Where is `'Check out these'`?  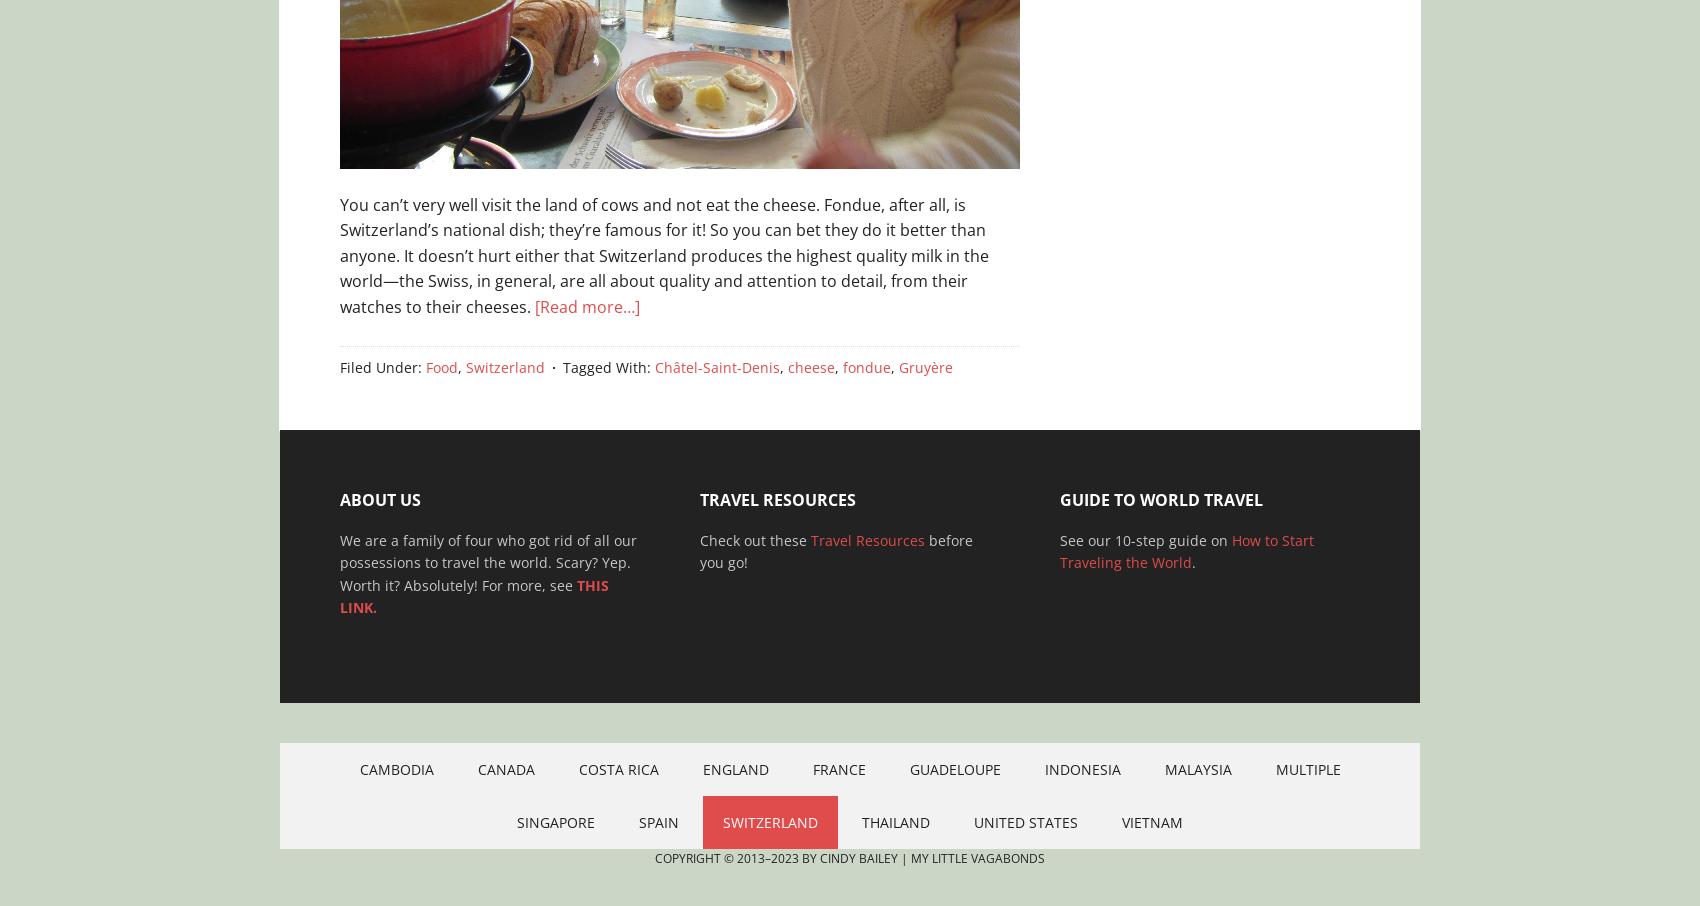
'Check out these' is located at coordinates (754, 539).